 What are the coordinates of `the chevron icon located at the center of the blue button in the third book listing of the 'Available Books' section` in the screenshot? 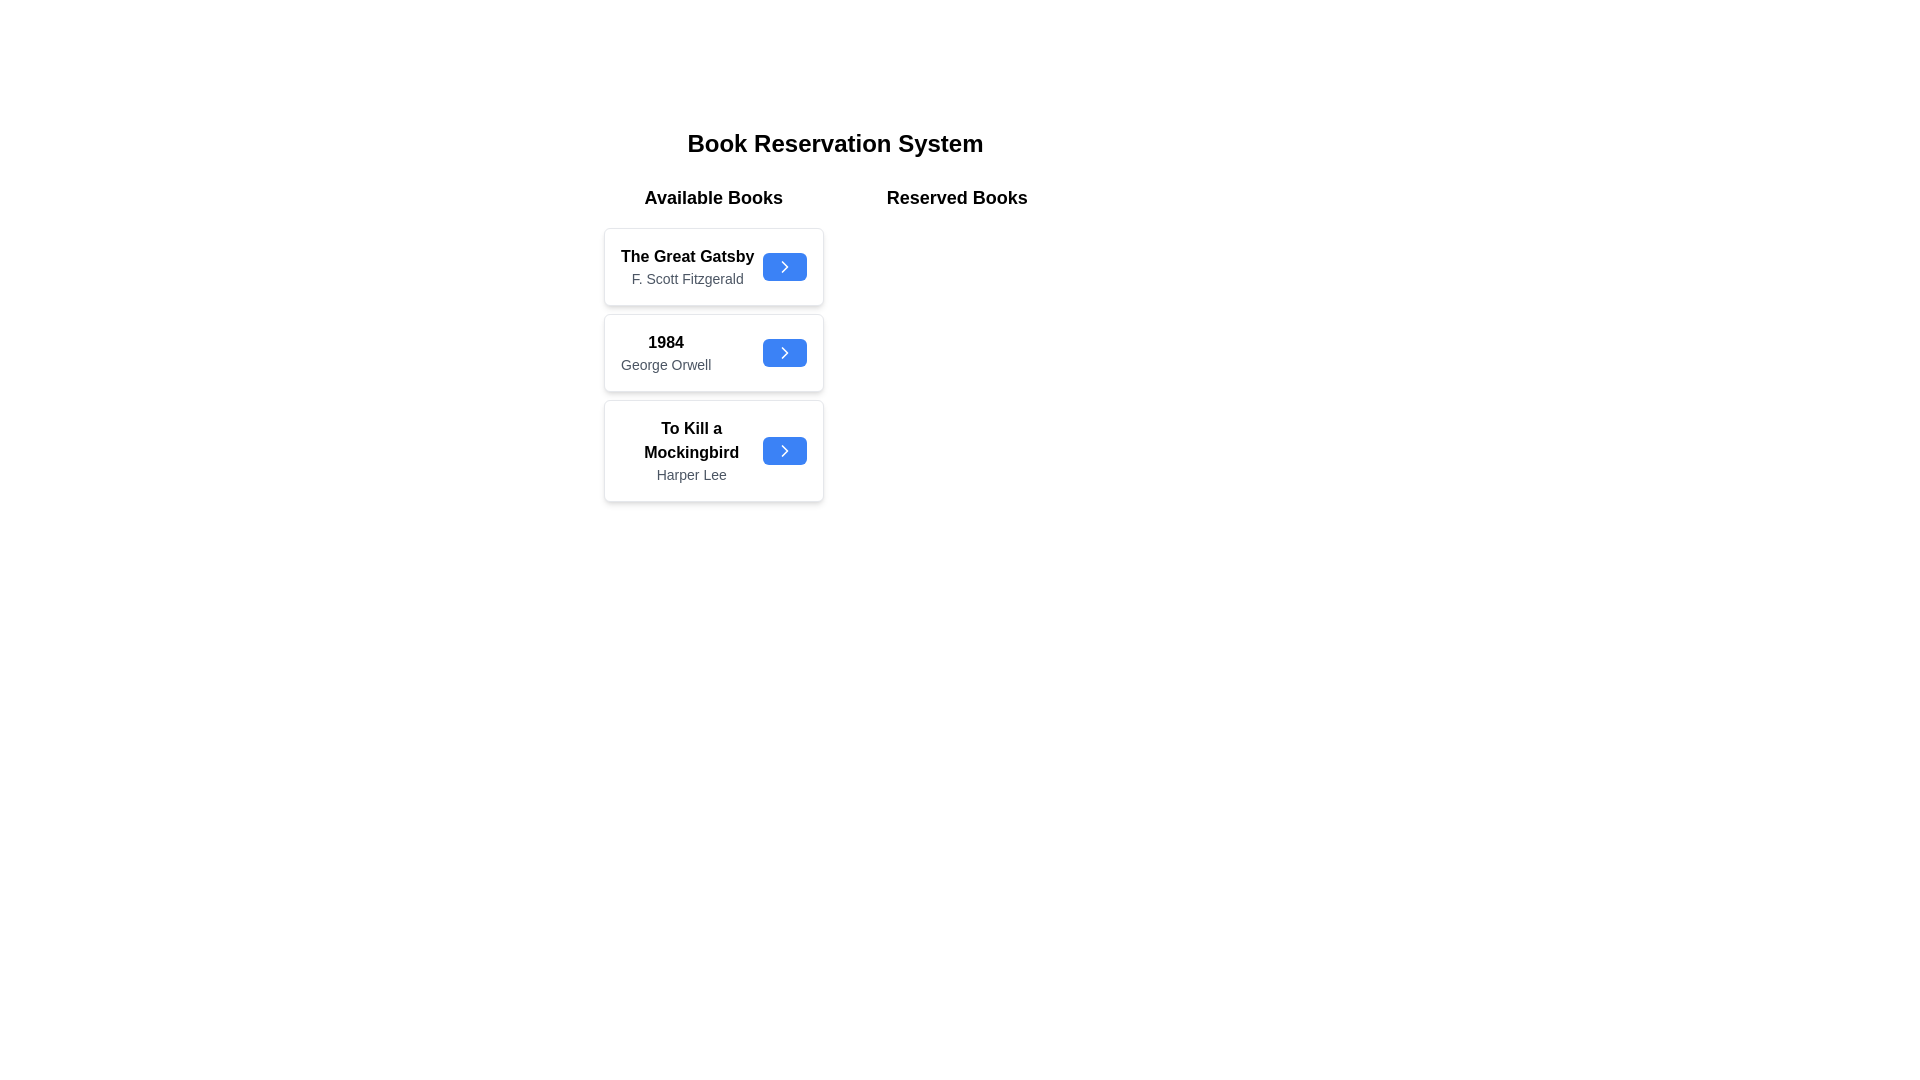 It's located at (783, 451).